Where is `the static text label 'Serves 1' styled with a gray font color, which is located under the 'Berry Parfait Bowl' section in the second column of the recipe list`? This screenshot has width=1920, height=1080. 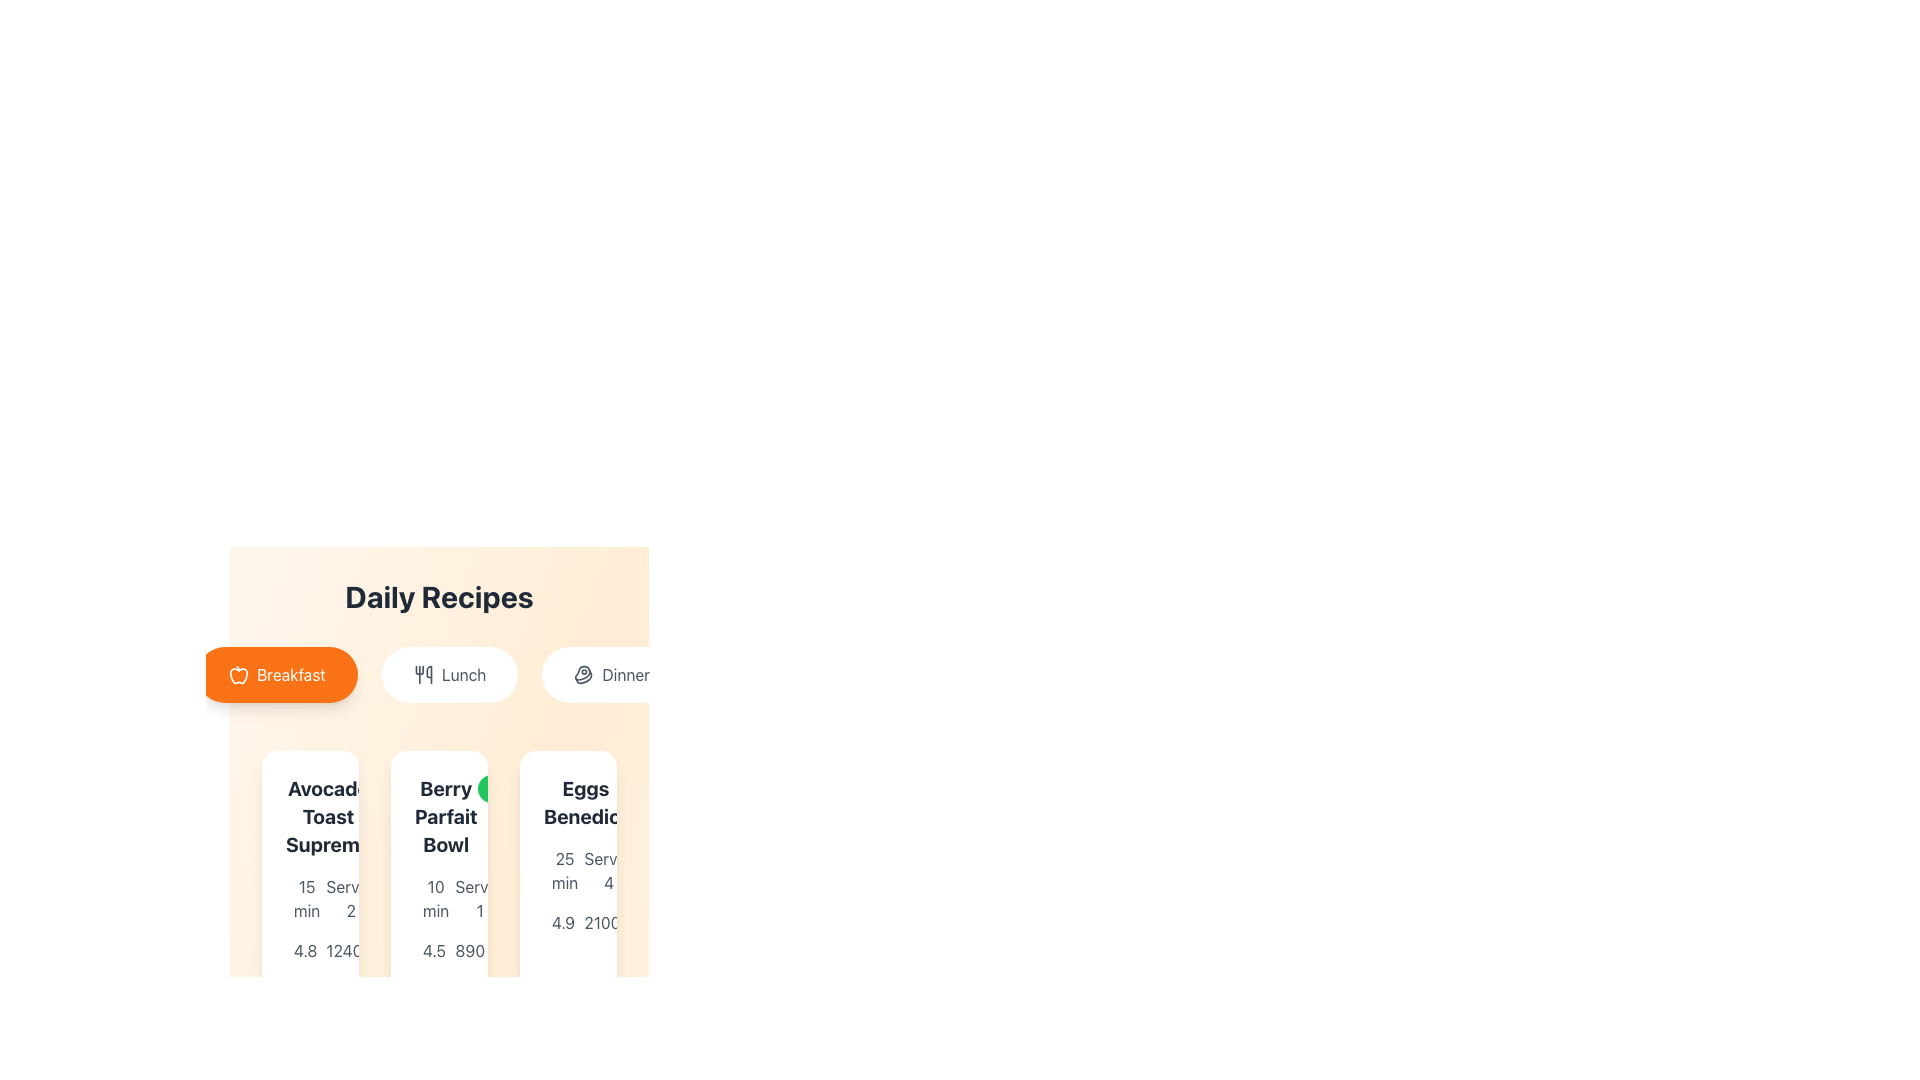
the static text label 'Serves 1' styled with a gray font color, which is located under the 'Berry Parfait Bowl' section in the second column of the recipe list is located at coordinates (480, 897).